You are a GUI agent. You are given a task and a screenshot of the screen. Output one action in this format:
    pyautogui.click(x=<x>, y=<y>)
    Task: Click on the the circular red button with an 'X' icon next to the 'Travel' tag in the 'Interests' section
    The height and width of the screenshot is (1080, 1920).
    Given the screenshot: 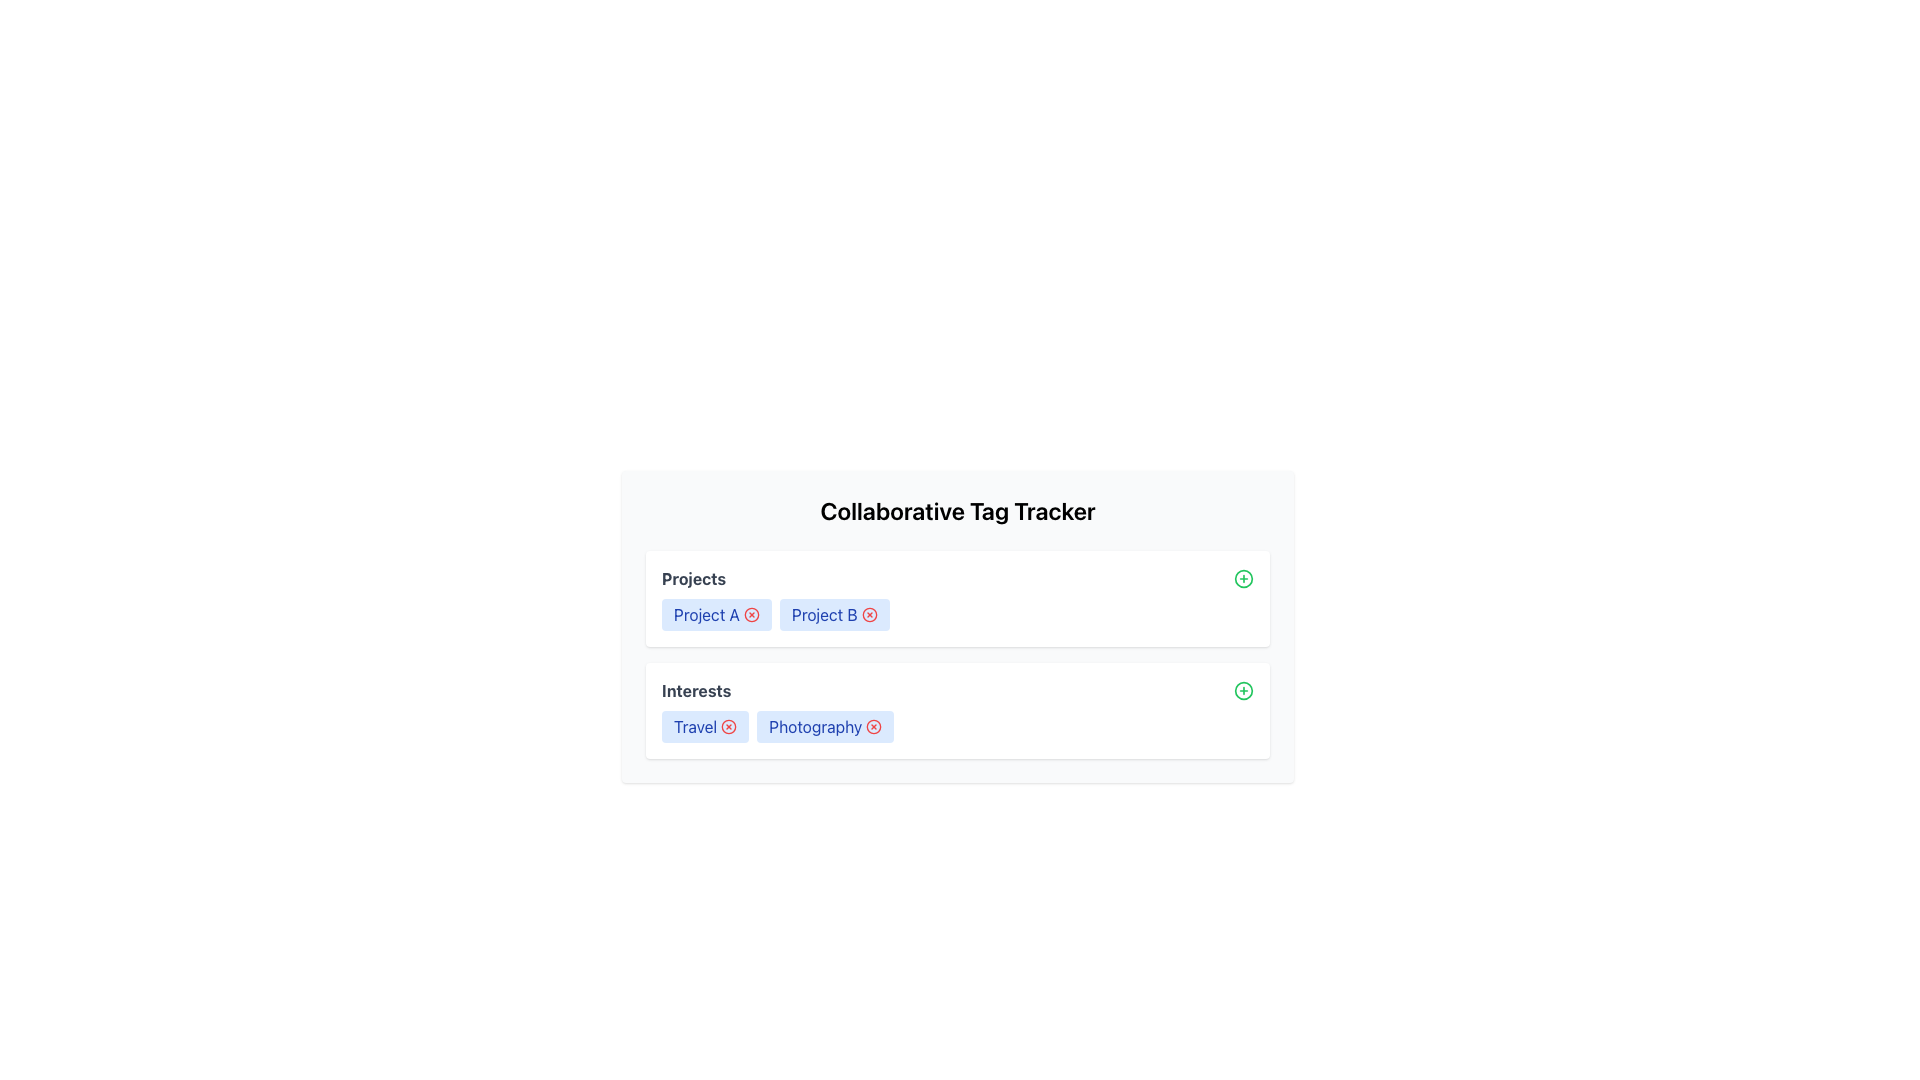 What is the action you would take?
    pyautogui.click(x=728, y=726)
    